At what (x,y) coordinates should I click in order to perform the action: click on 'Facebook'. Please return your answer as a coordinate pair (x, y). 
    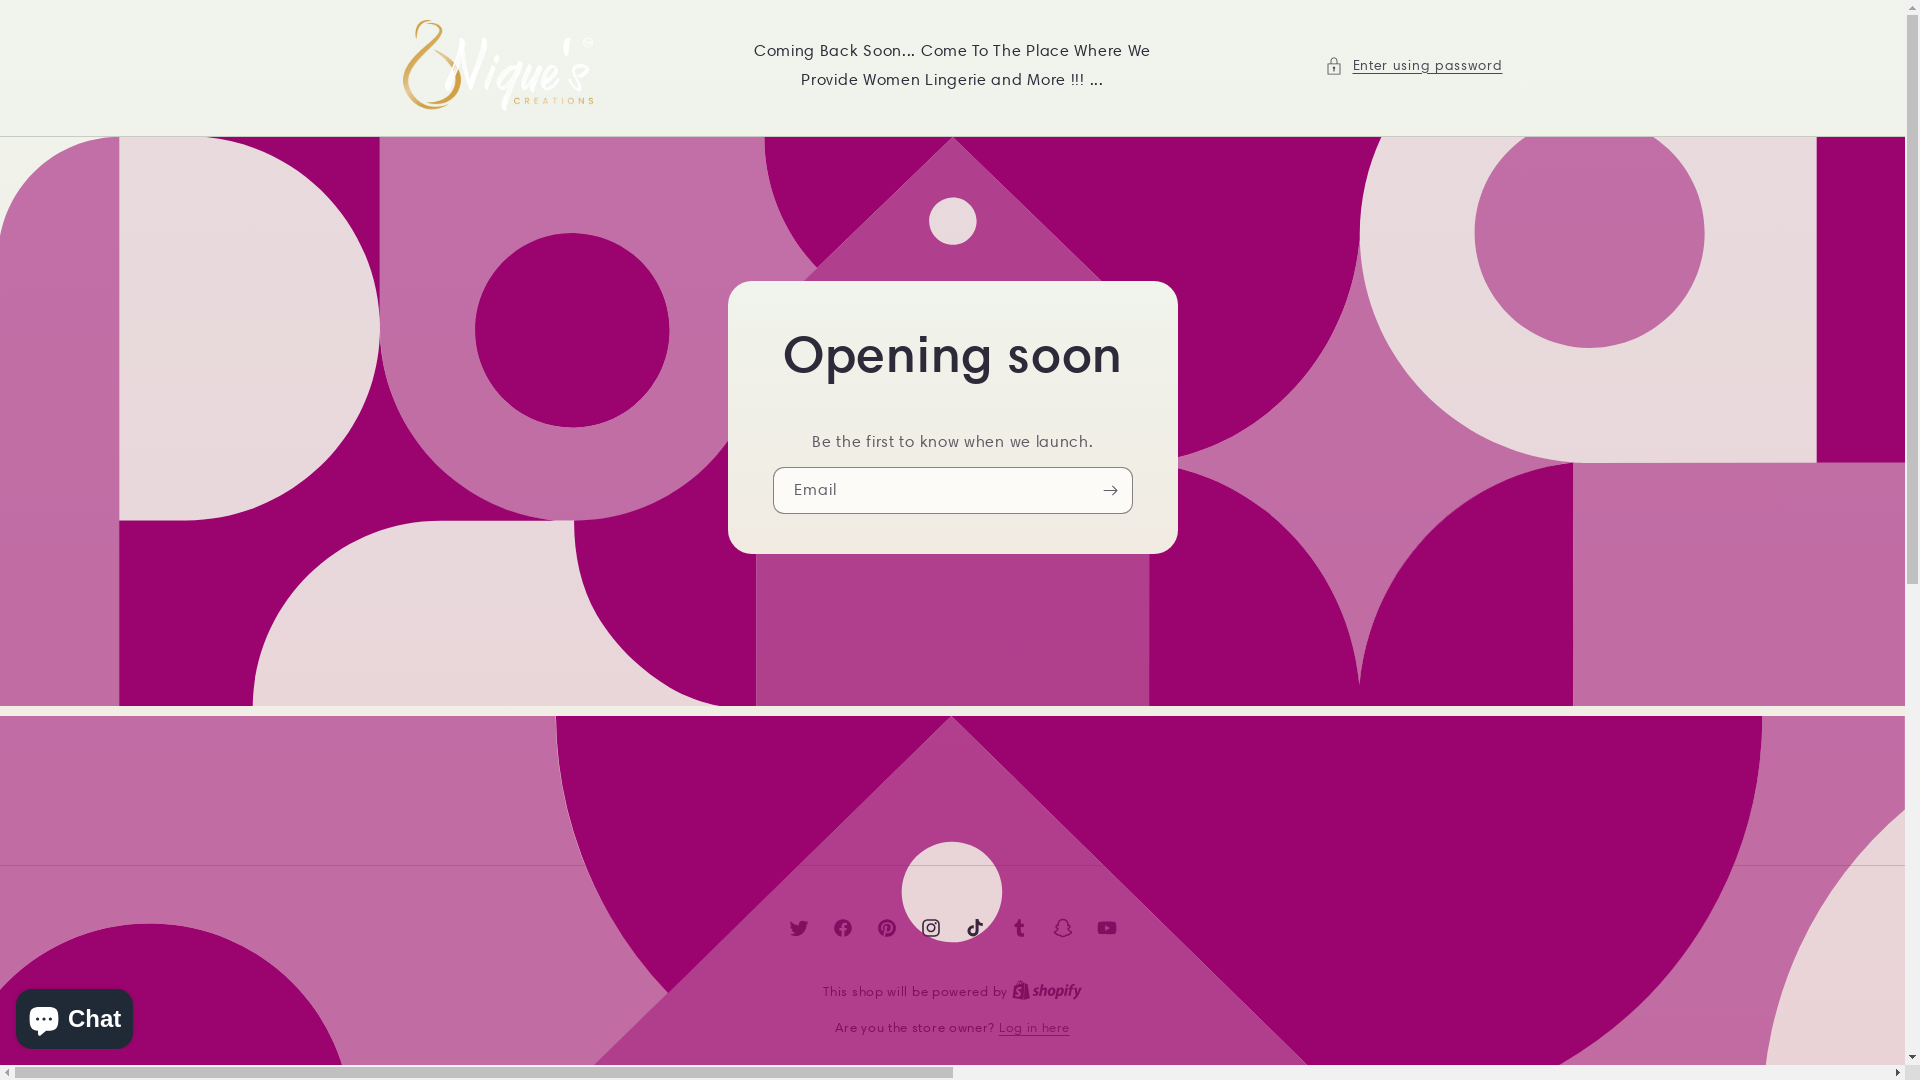
    Looking at the image, I should click on (841, 928).